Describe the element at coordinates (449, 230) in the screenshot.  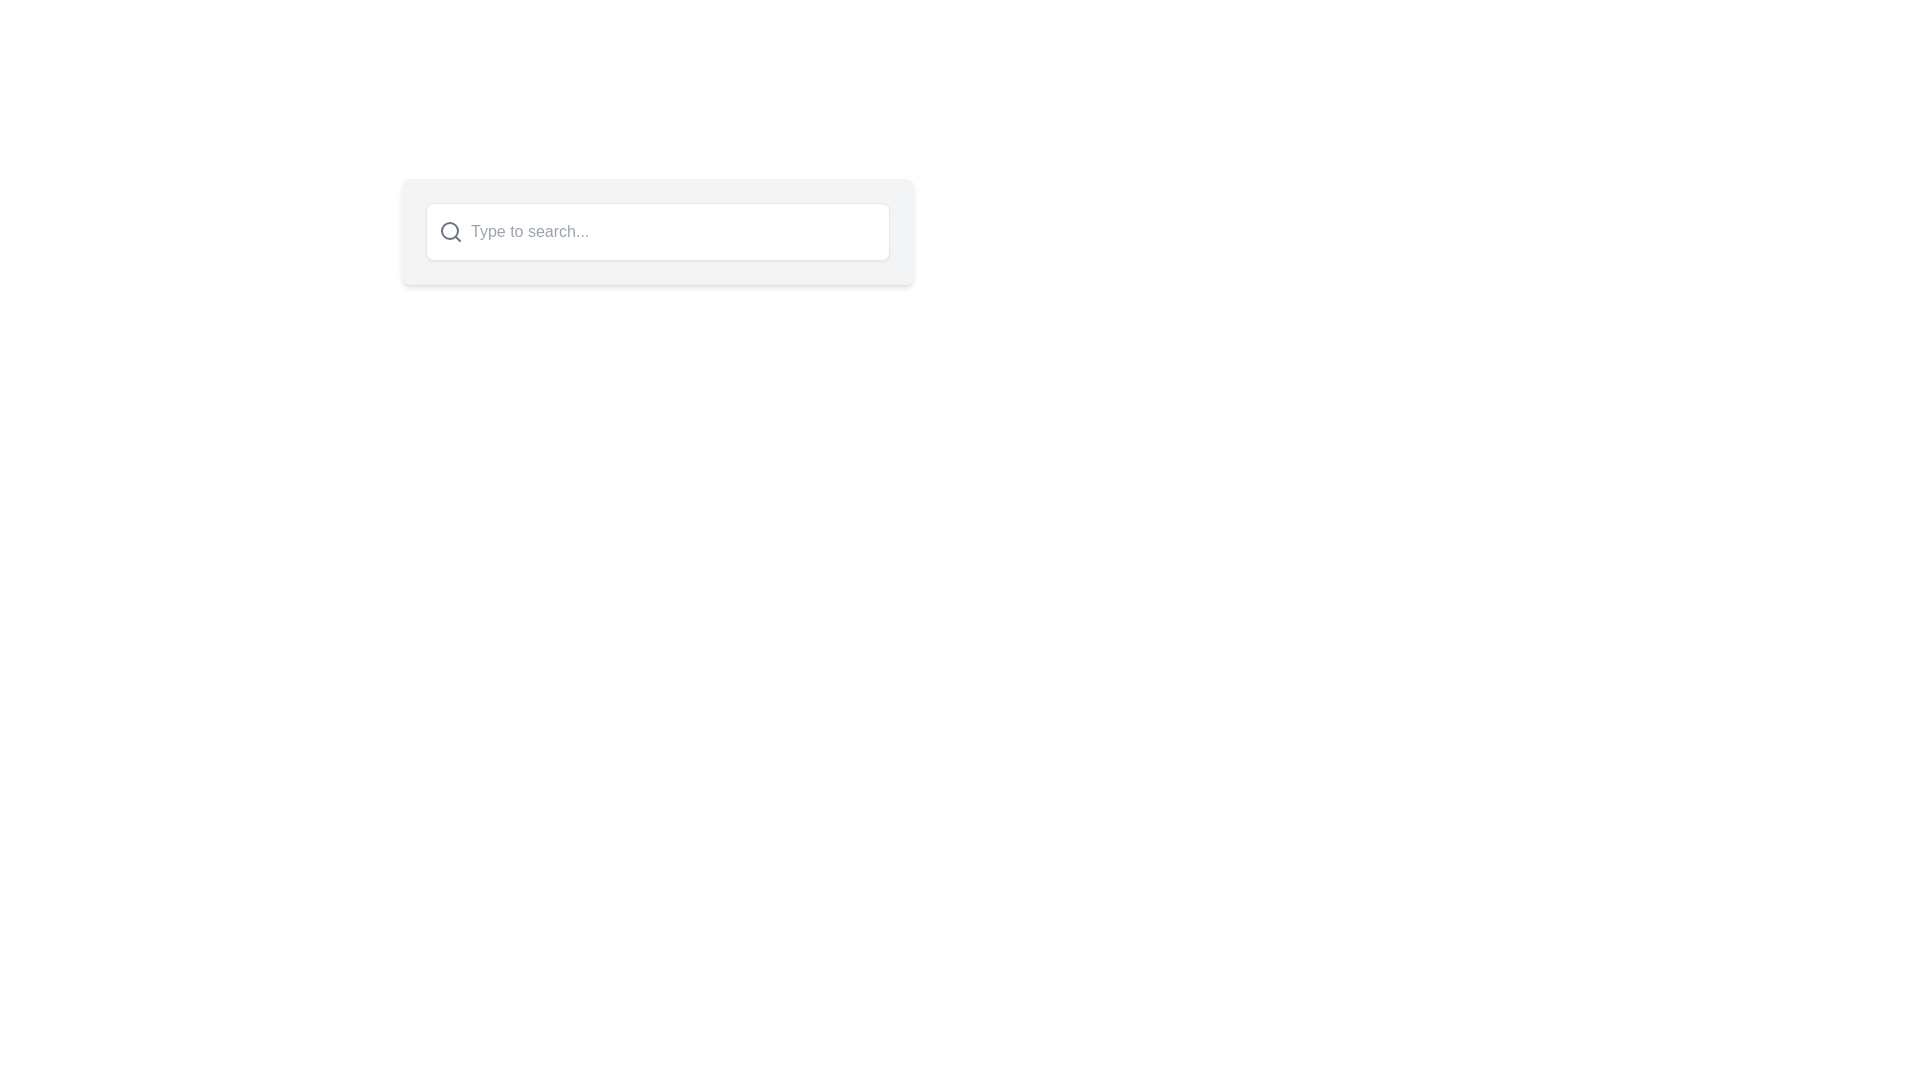
I see `the circular search icon located at the left side of the horizontal search bar in the top-center of the interface` at that location.